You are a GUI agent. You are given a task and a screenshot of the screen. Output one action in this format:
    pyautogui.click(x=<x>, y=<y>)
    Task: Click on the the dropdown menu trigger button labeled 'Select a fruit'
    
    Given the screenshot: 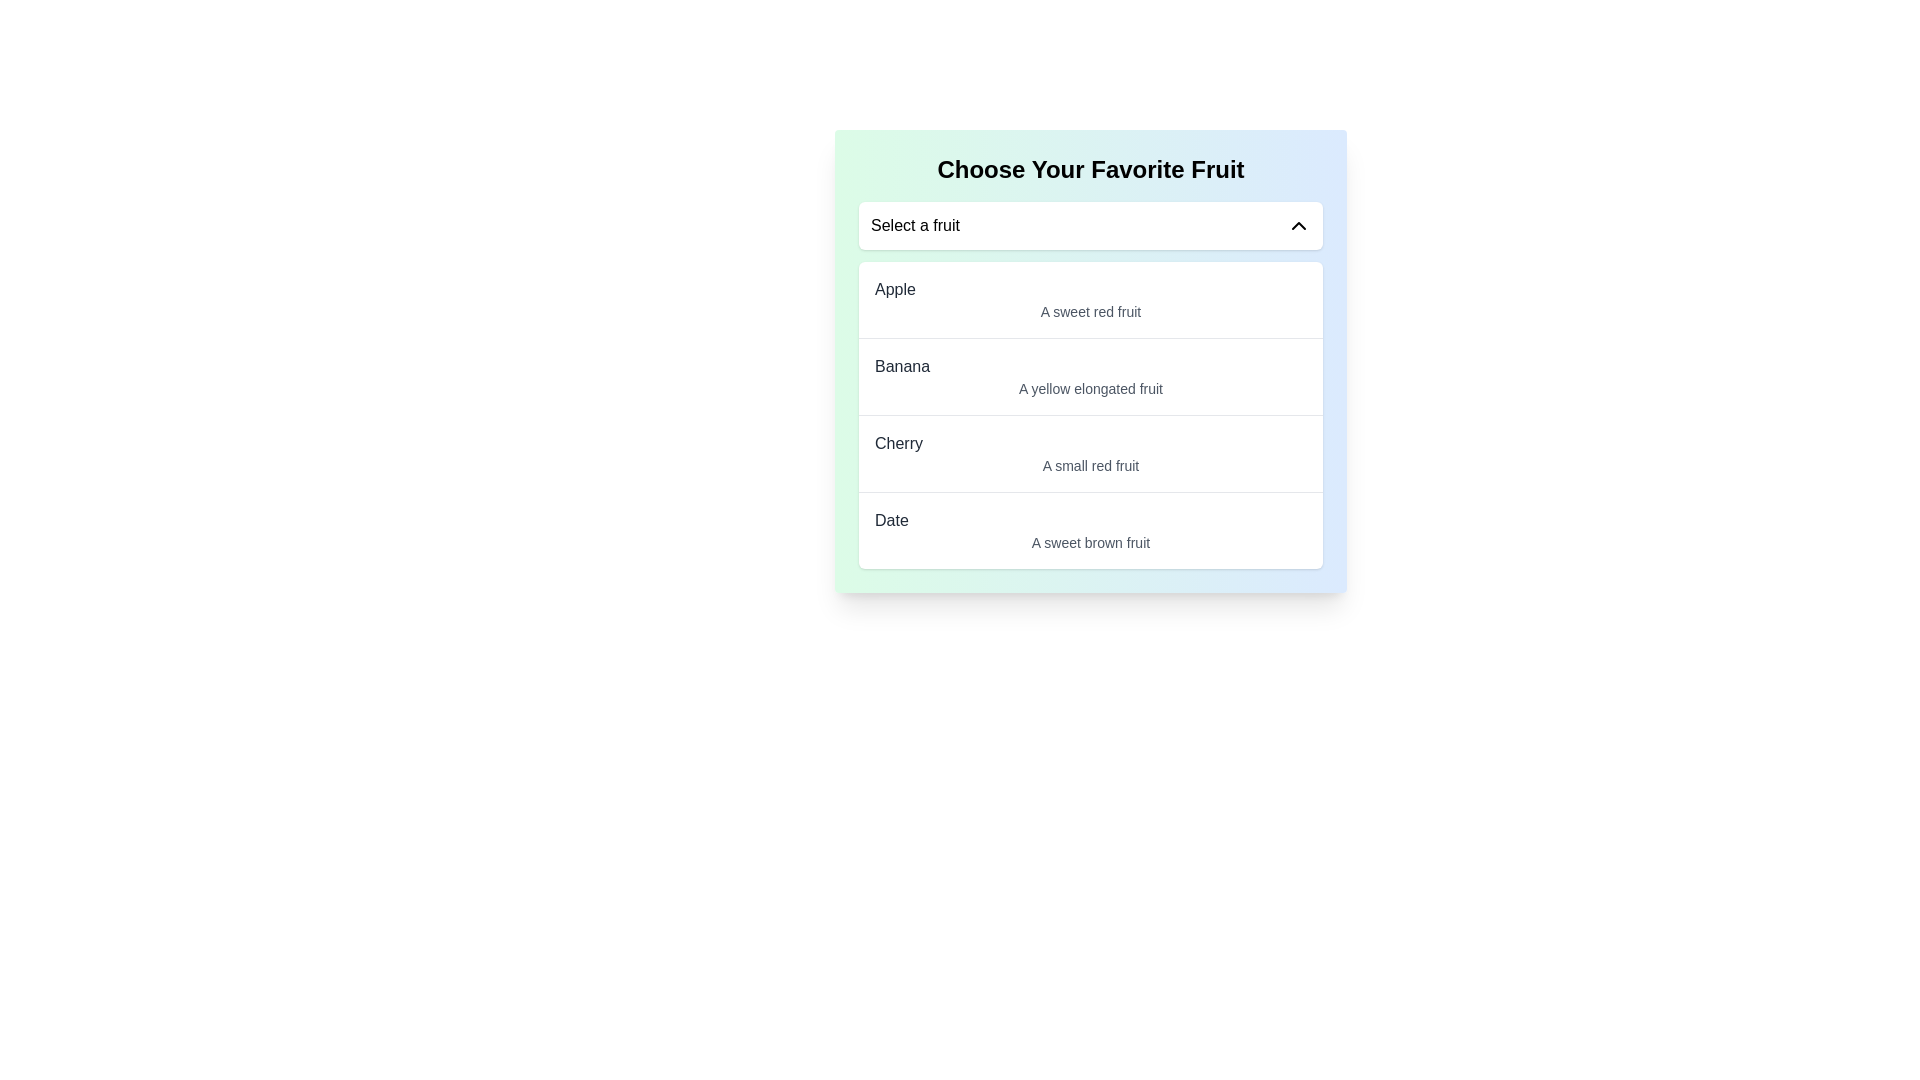 What is the action you would take?
    pyautogui.click(x=1089, y=225)
    